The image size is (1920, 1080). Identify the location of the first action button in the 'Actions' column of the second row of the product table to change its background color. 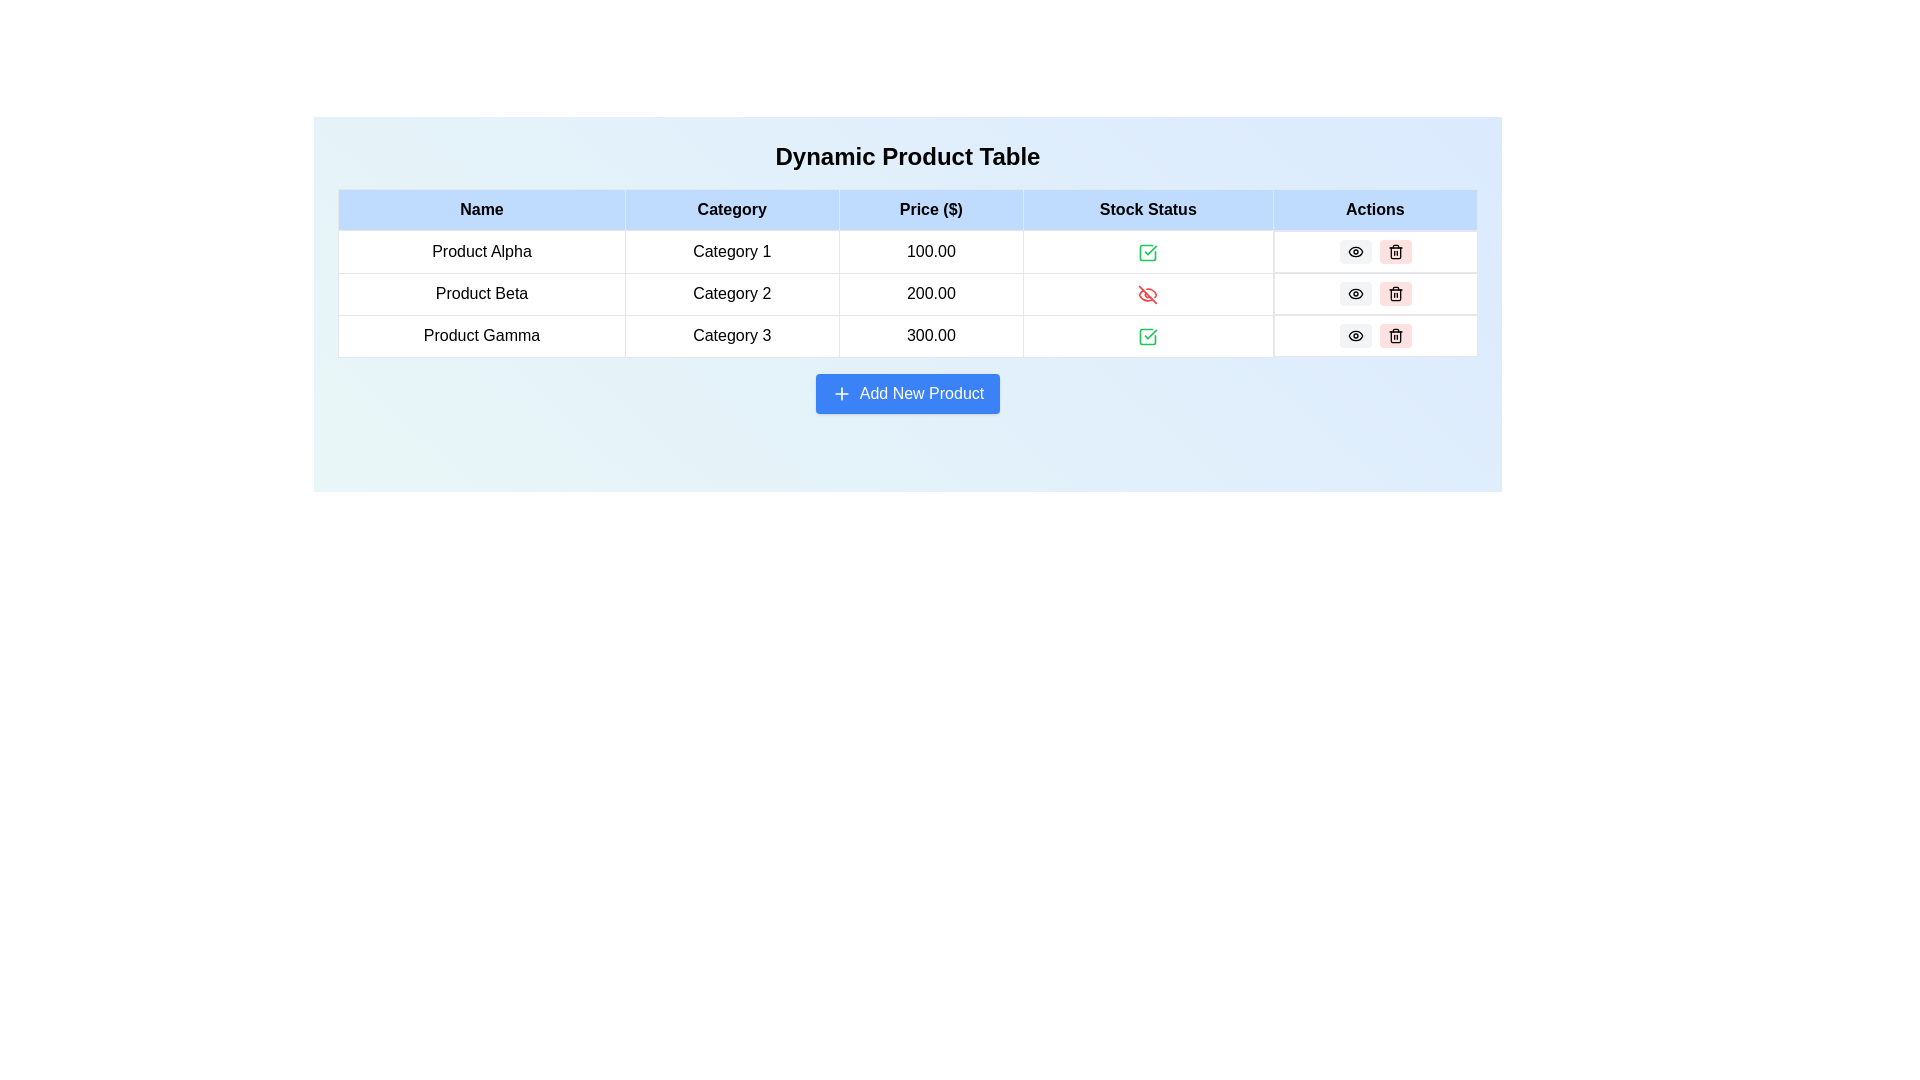
(1355, 250).